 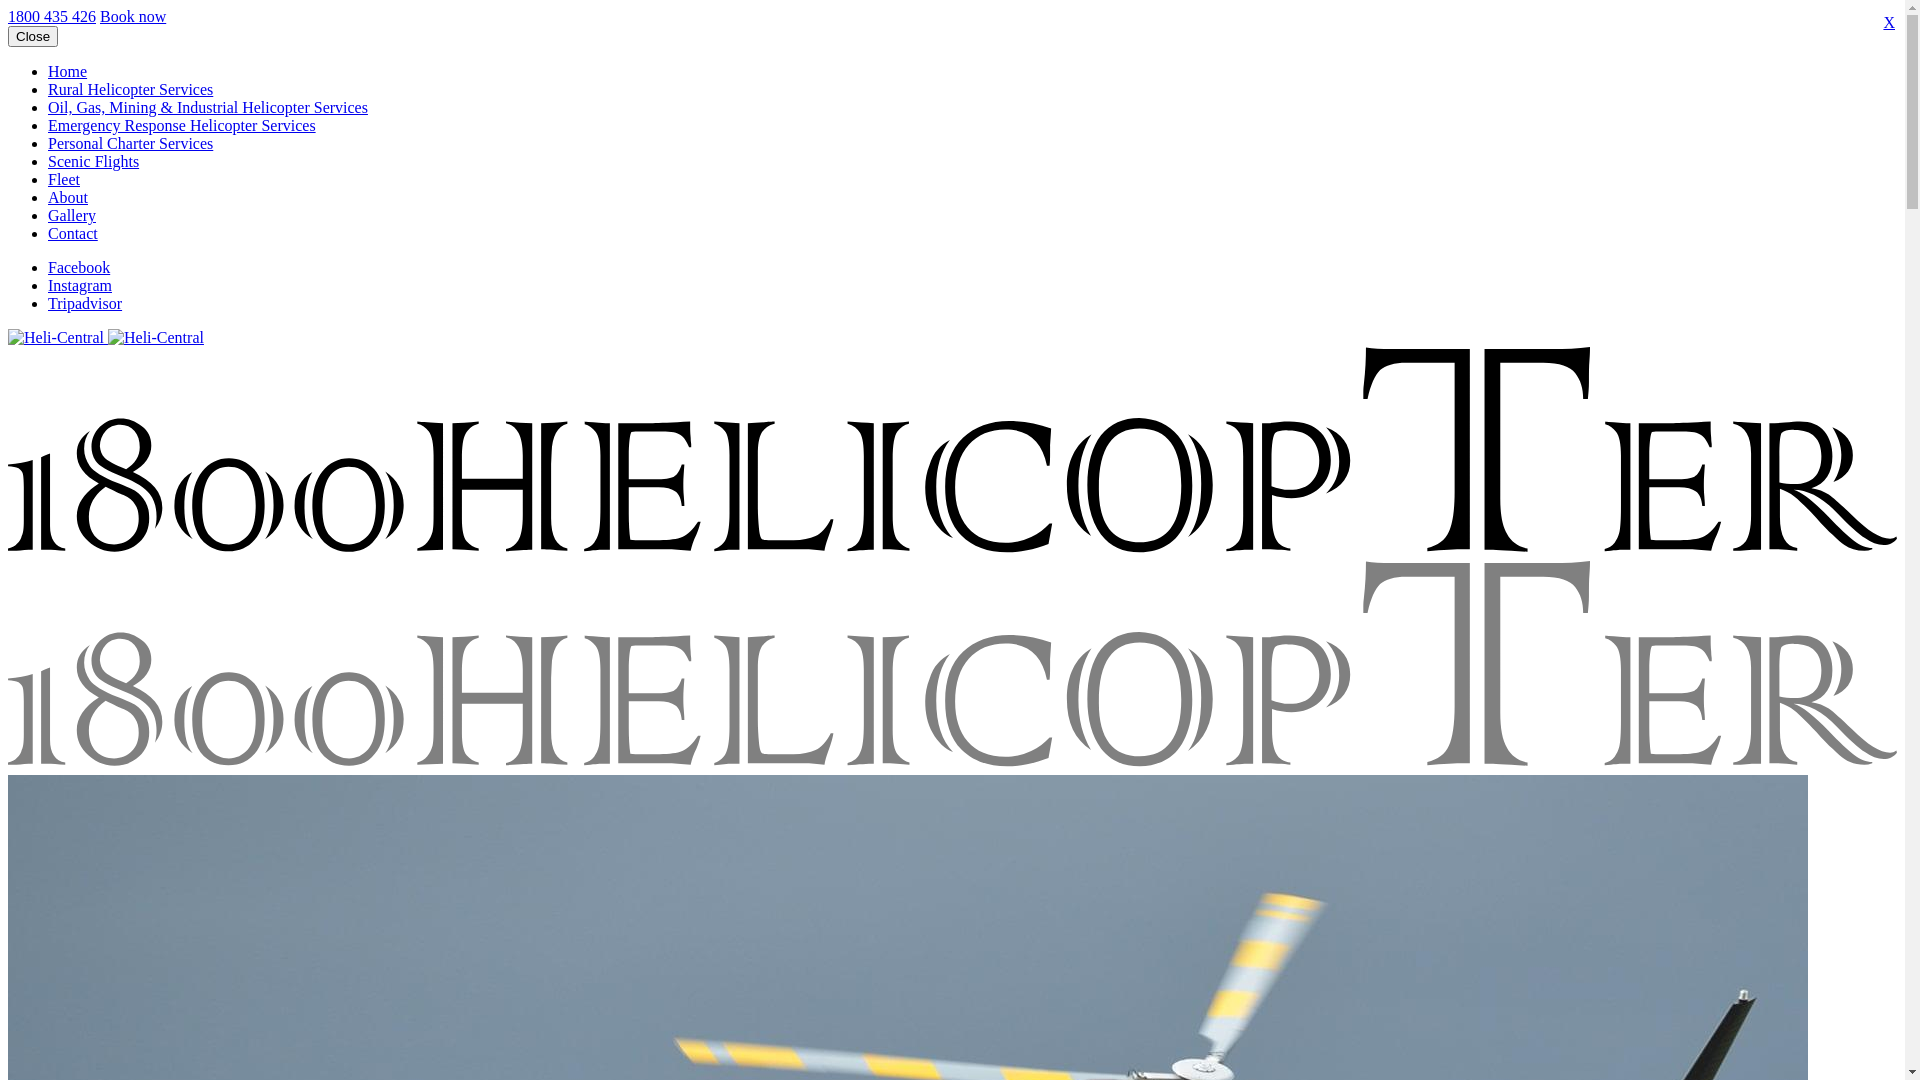 I want to click on 'Home', so click(x=67, y=70).